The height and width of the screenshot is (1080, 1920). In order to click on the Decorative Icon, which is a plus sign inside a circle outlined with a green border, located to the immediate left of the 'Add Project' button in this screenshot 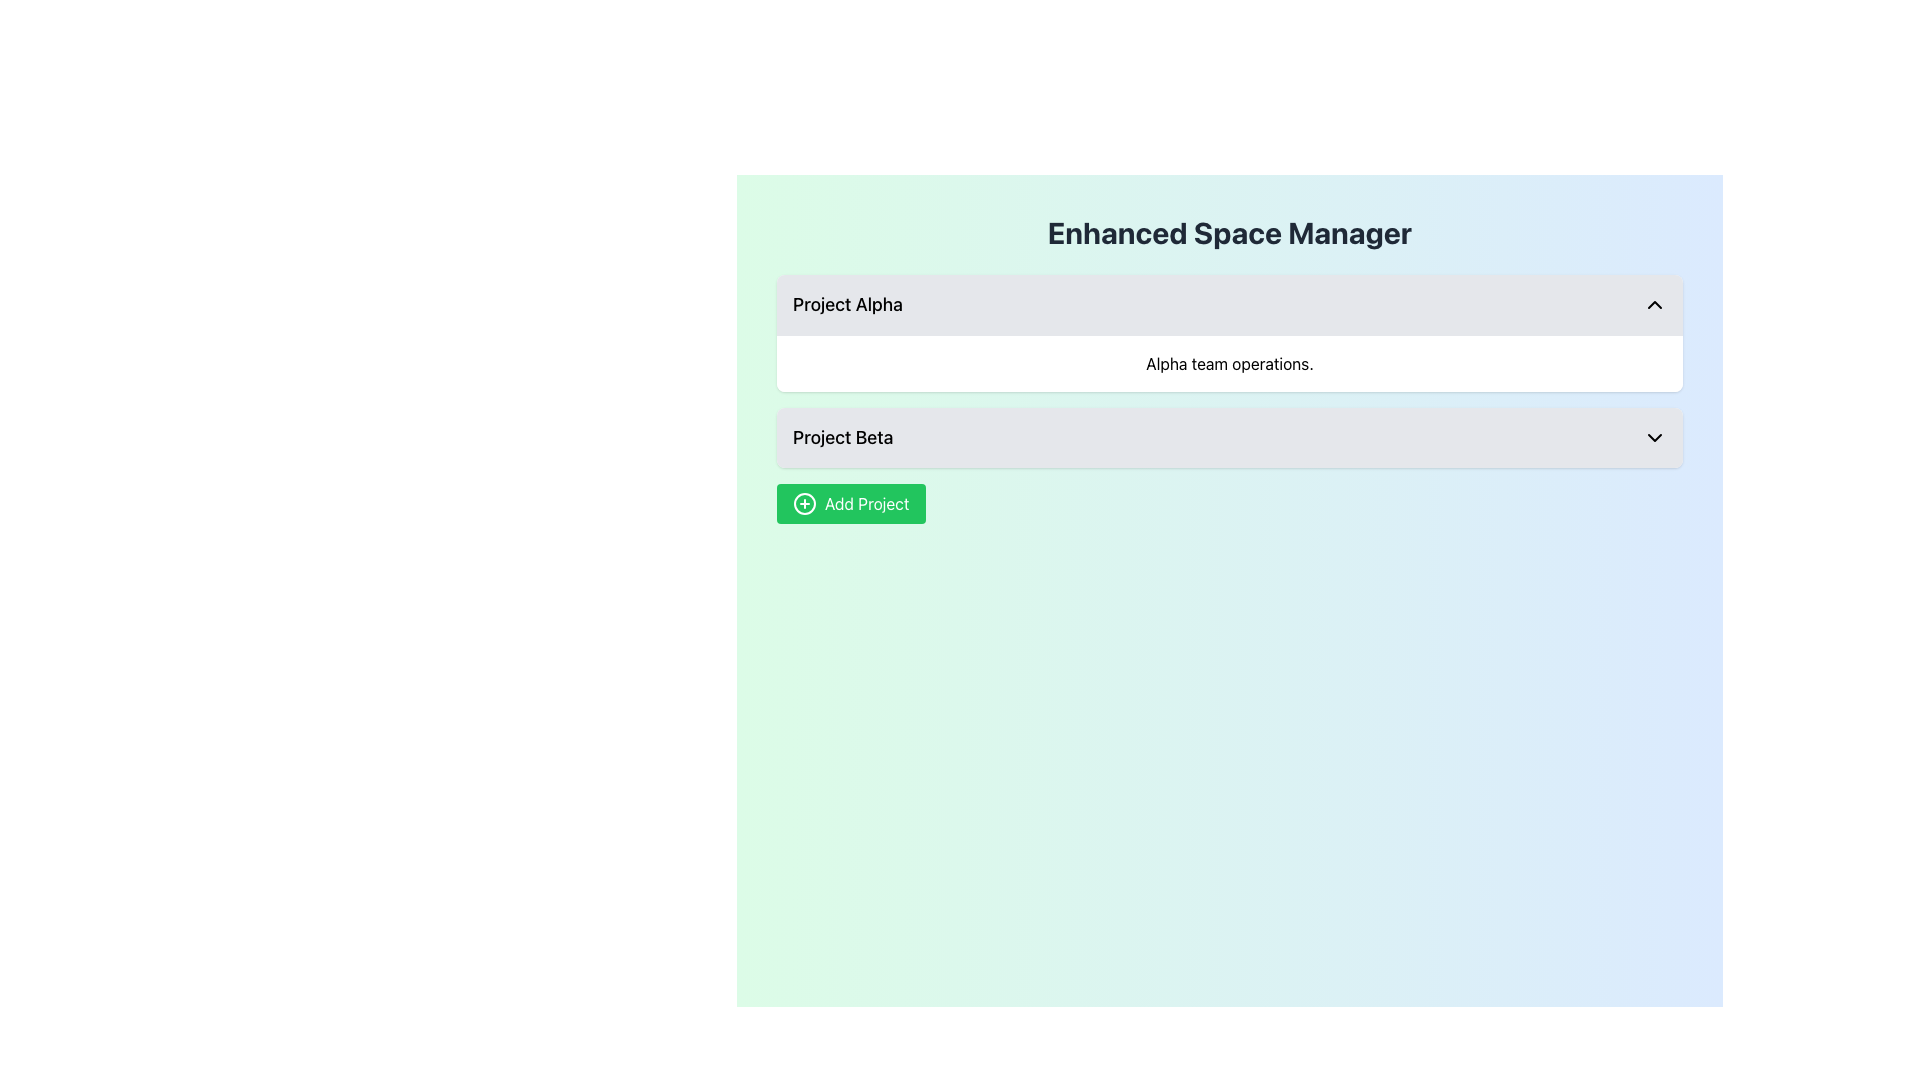, I will do `click(805, 503)`.